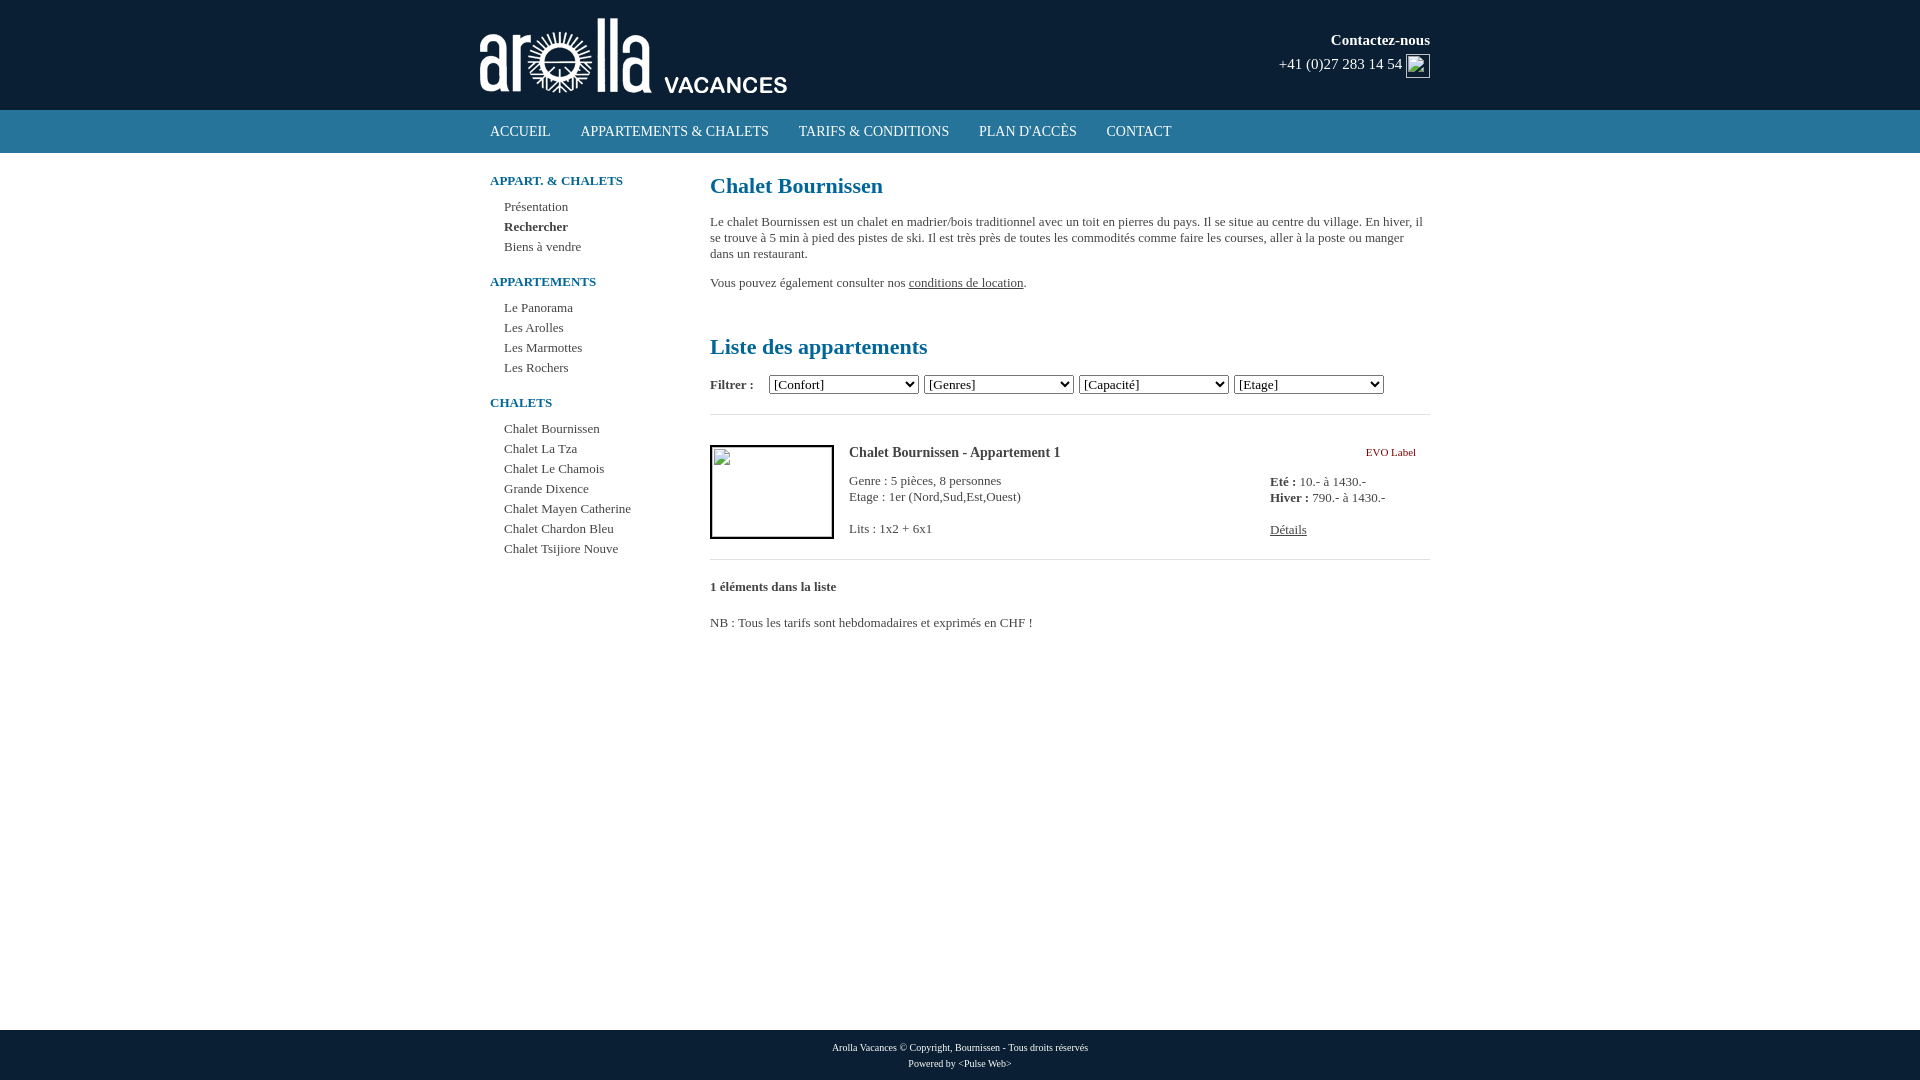 The height and width of the screenshot is (1080, 1920). Describe the element at coordinates (966, 282) in the screenshot. I see `'conditions de location'` at that location.